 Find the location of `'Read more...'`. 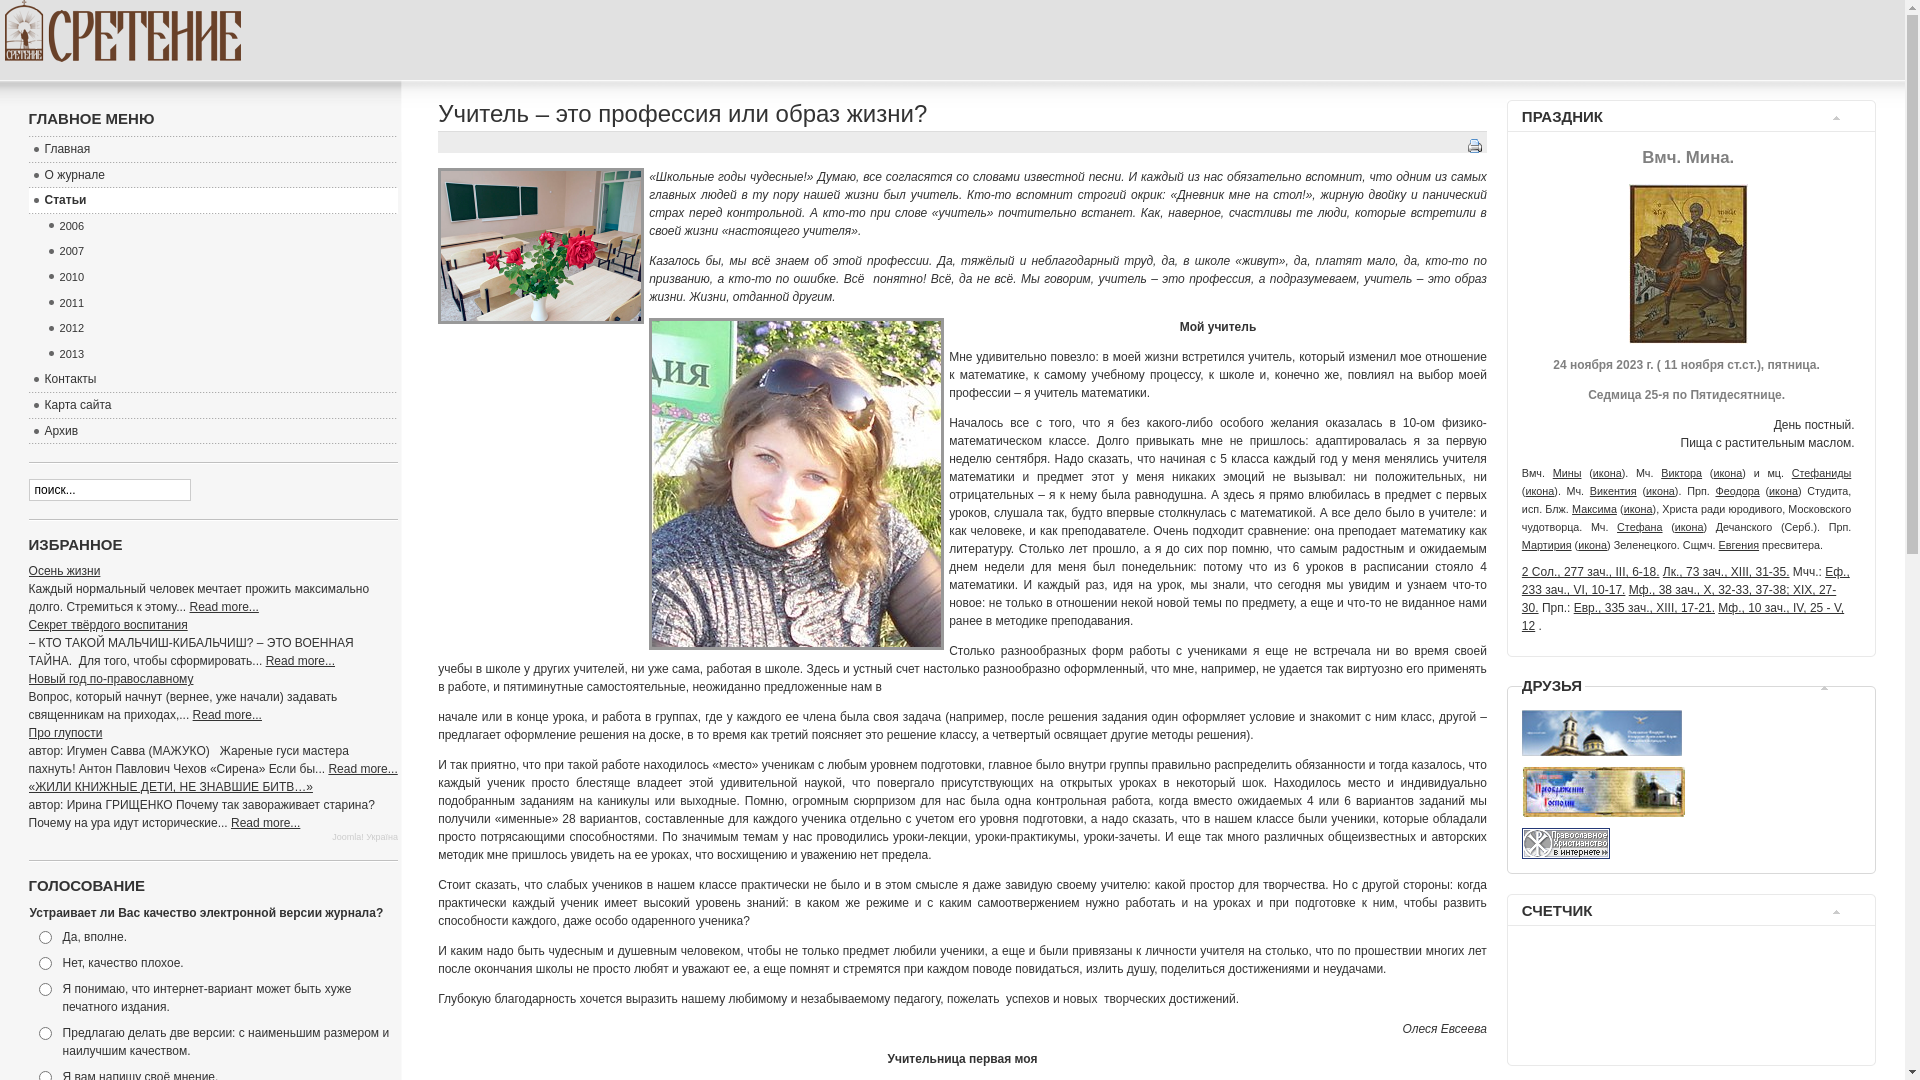

'Read more...' is located at coordinates (264, 822).